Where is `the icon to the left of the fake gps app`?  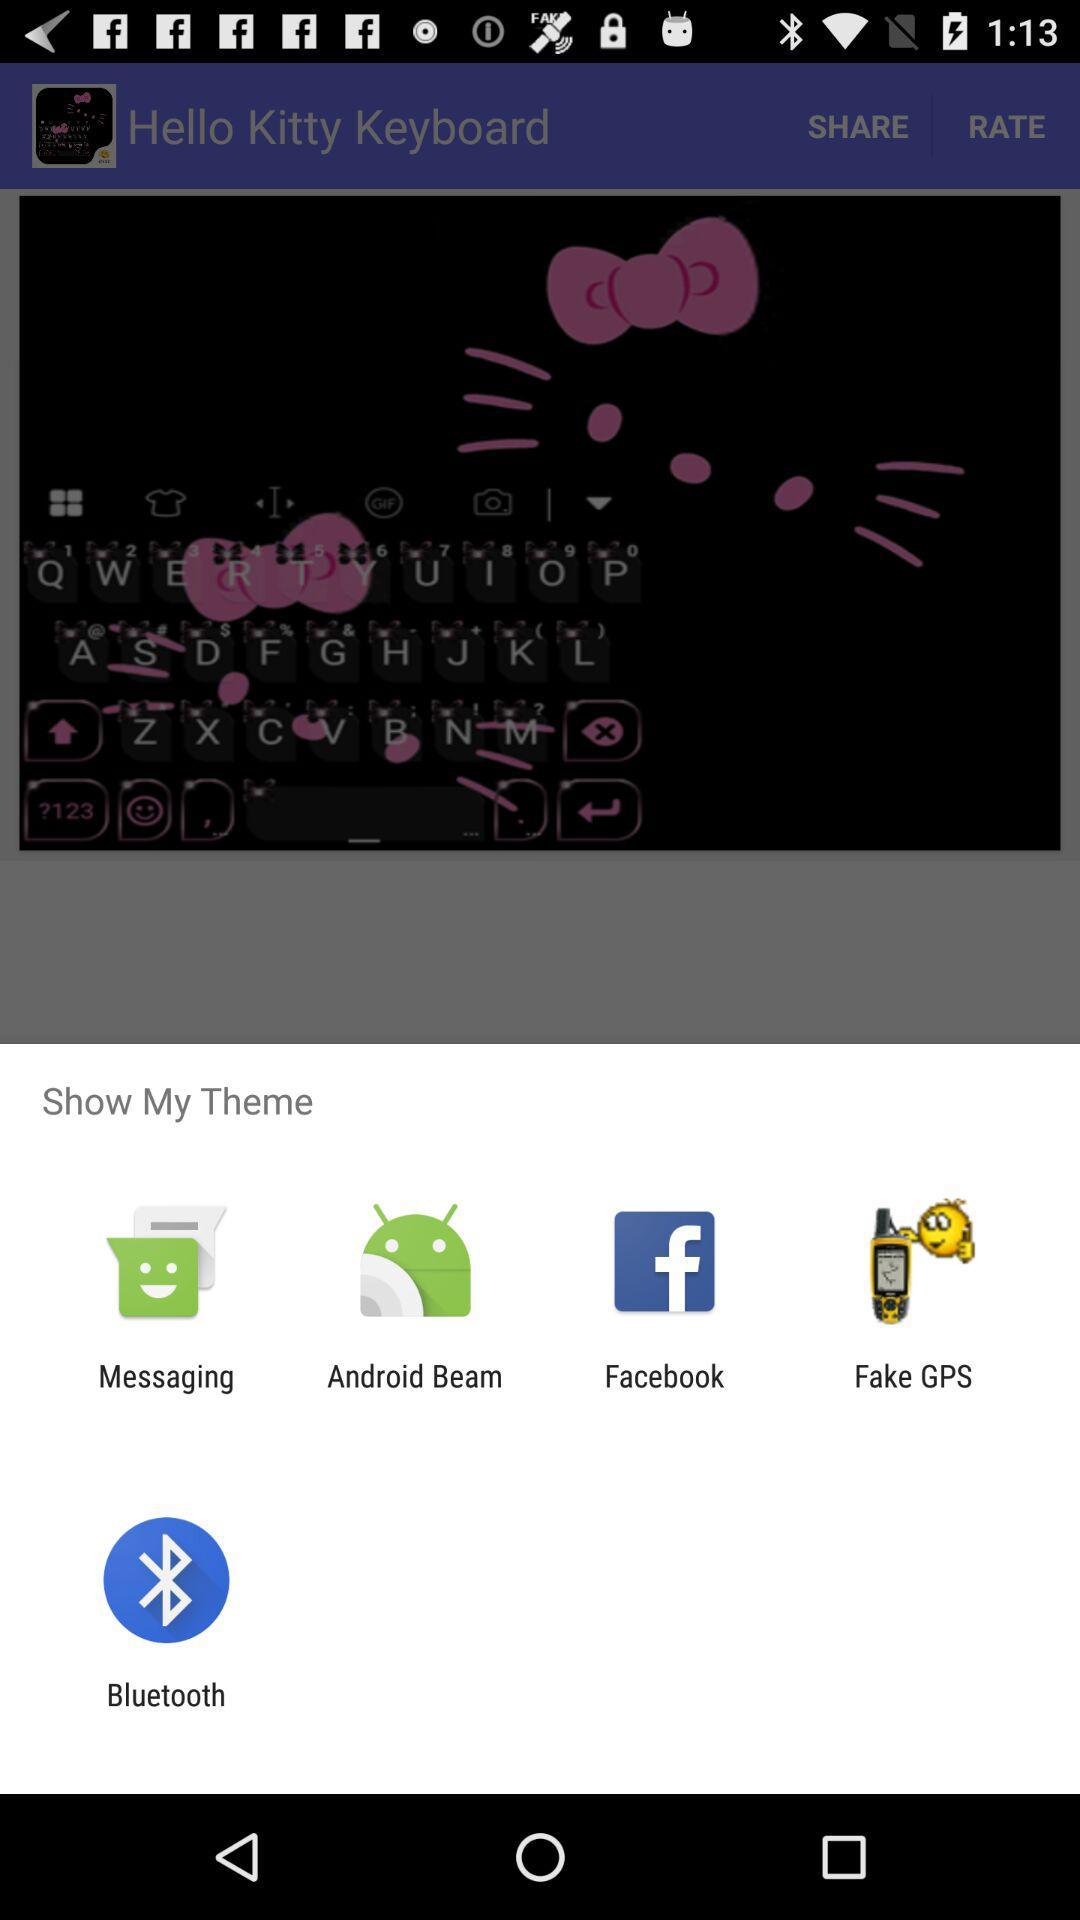 the icon to the left of the fake gps app is located at coordinates (664, 1392).